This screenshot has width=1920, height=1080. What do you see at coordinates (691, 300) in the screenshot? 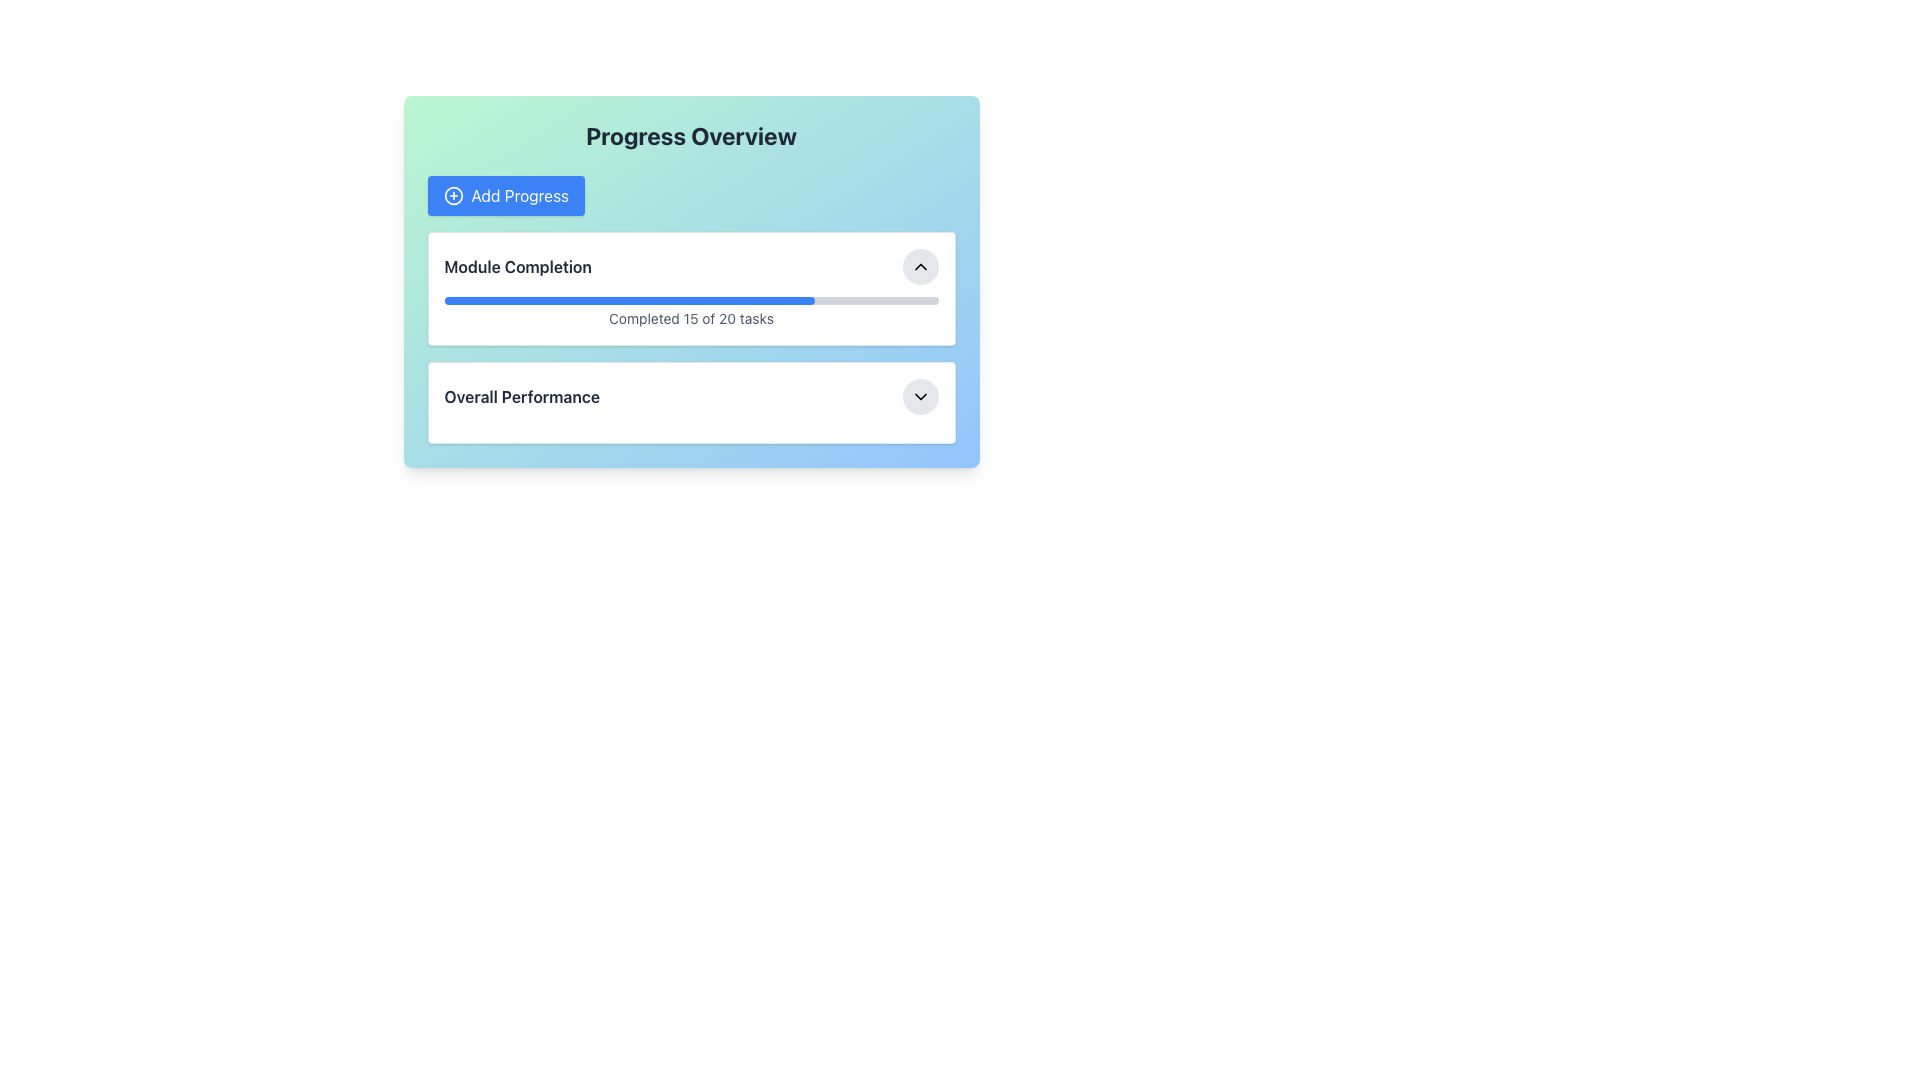
I see `the progress represented by the progress bar located centrally above the text 'Completed 15 of 20 tasks'` at bounding box center [691, 300].